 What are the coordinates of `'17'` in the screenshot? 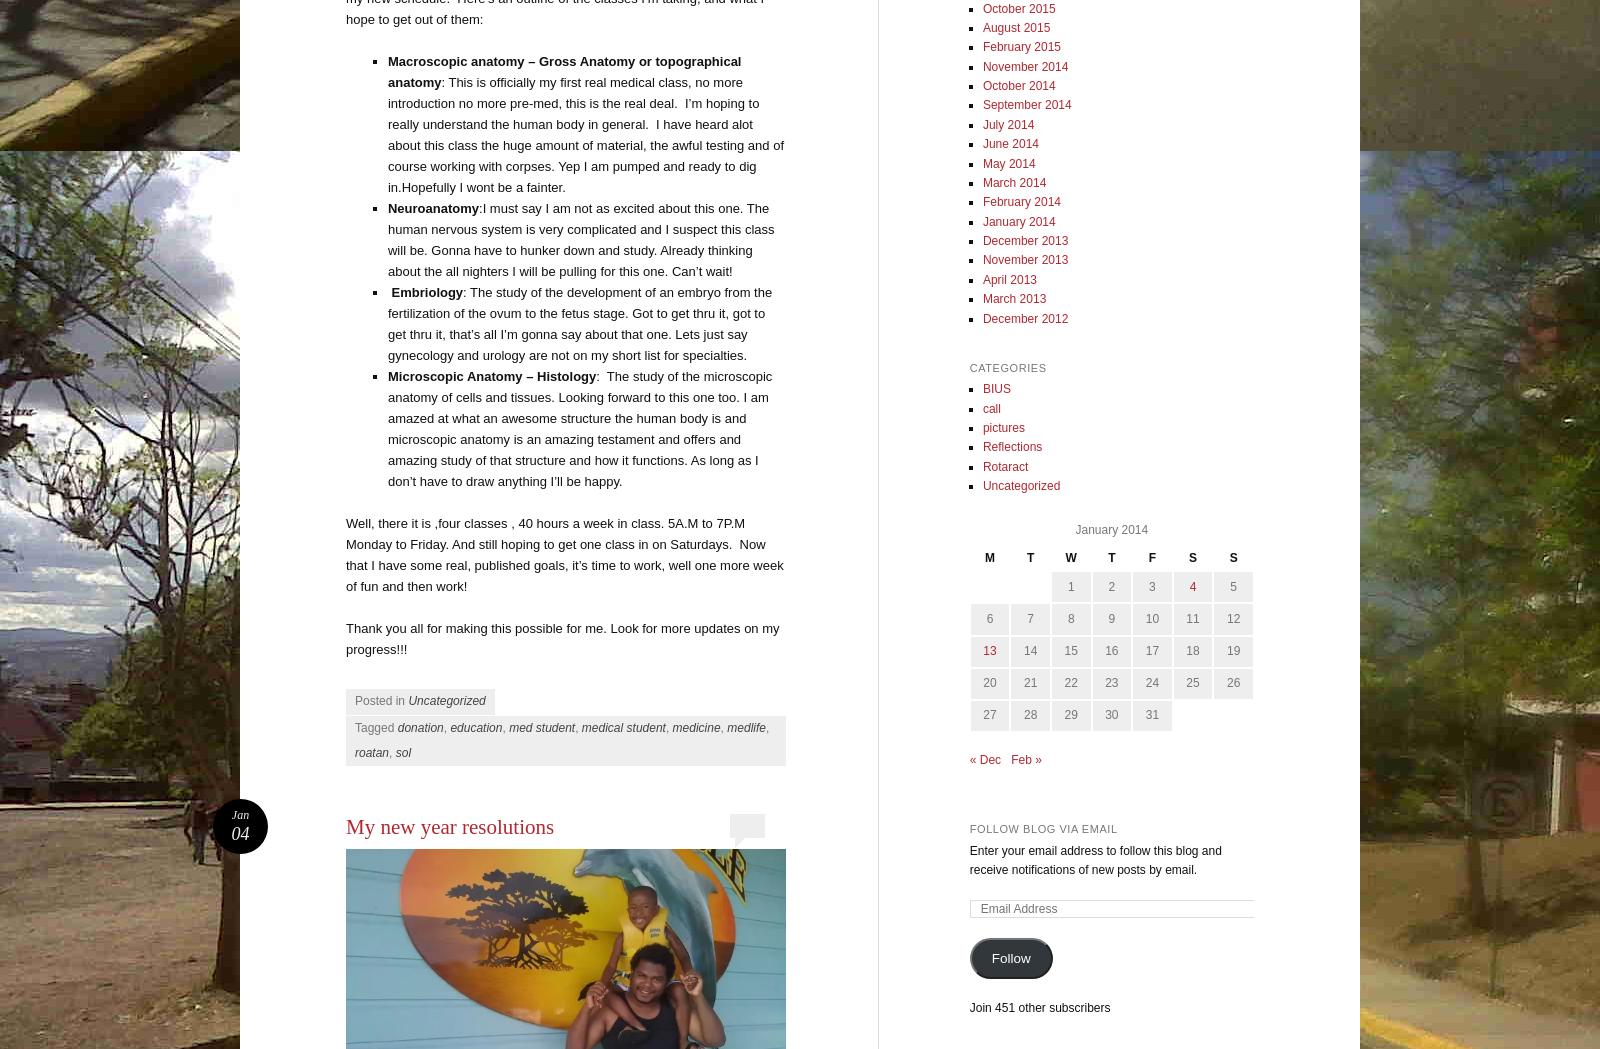 It's located at (1152, 648).